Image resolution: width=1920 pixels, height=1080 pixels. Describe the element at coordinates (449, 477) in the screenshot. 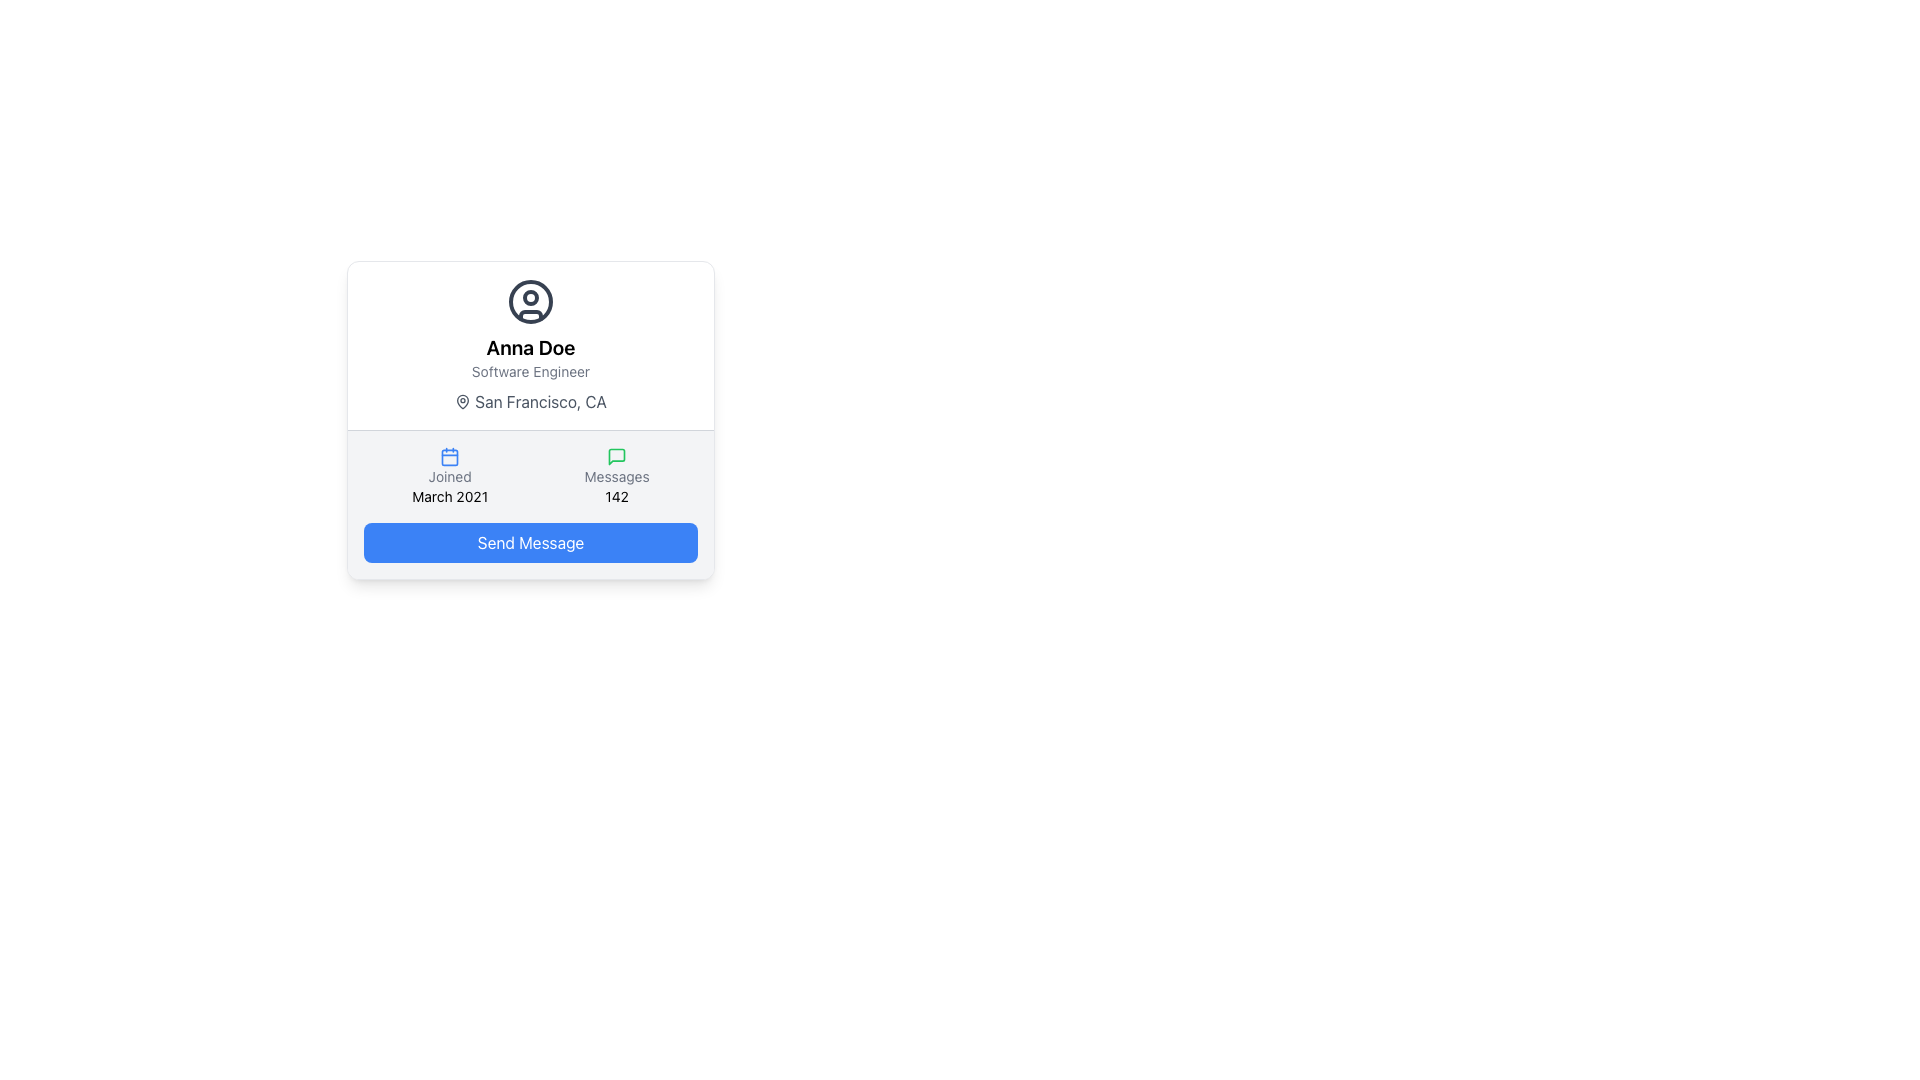

I see `the 'Joined' text label located in the user information card, positioned above the 'March 2021' text and to the right of the calendar icon` at that location.